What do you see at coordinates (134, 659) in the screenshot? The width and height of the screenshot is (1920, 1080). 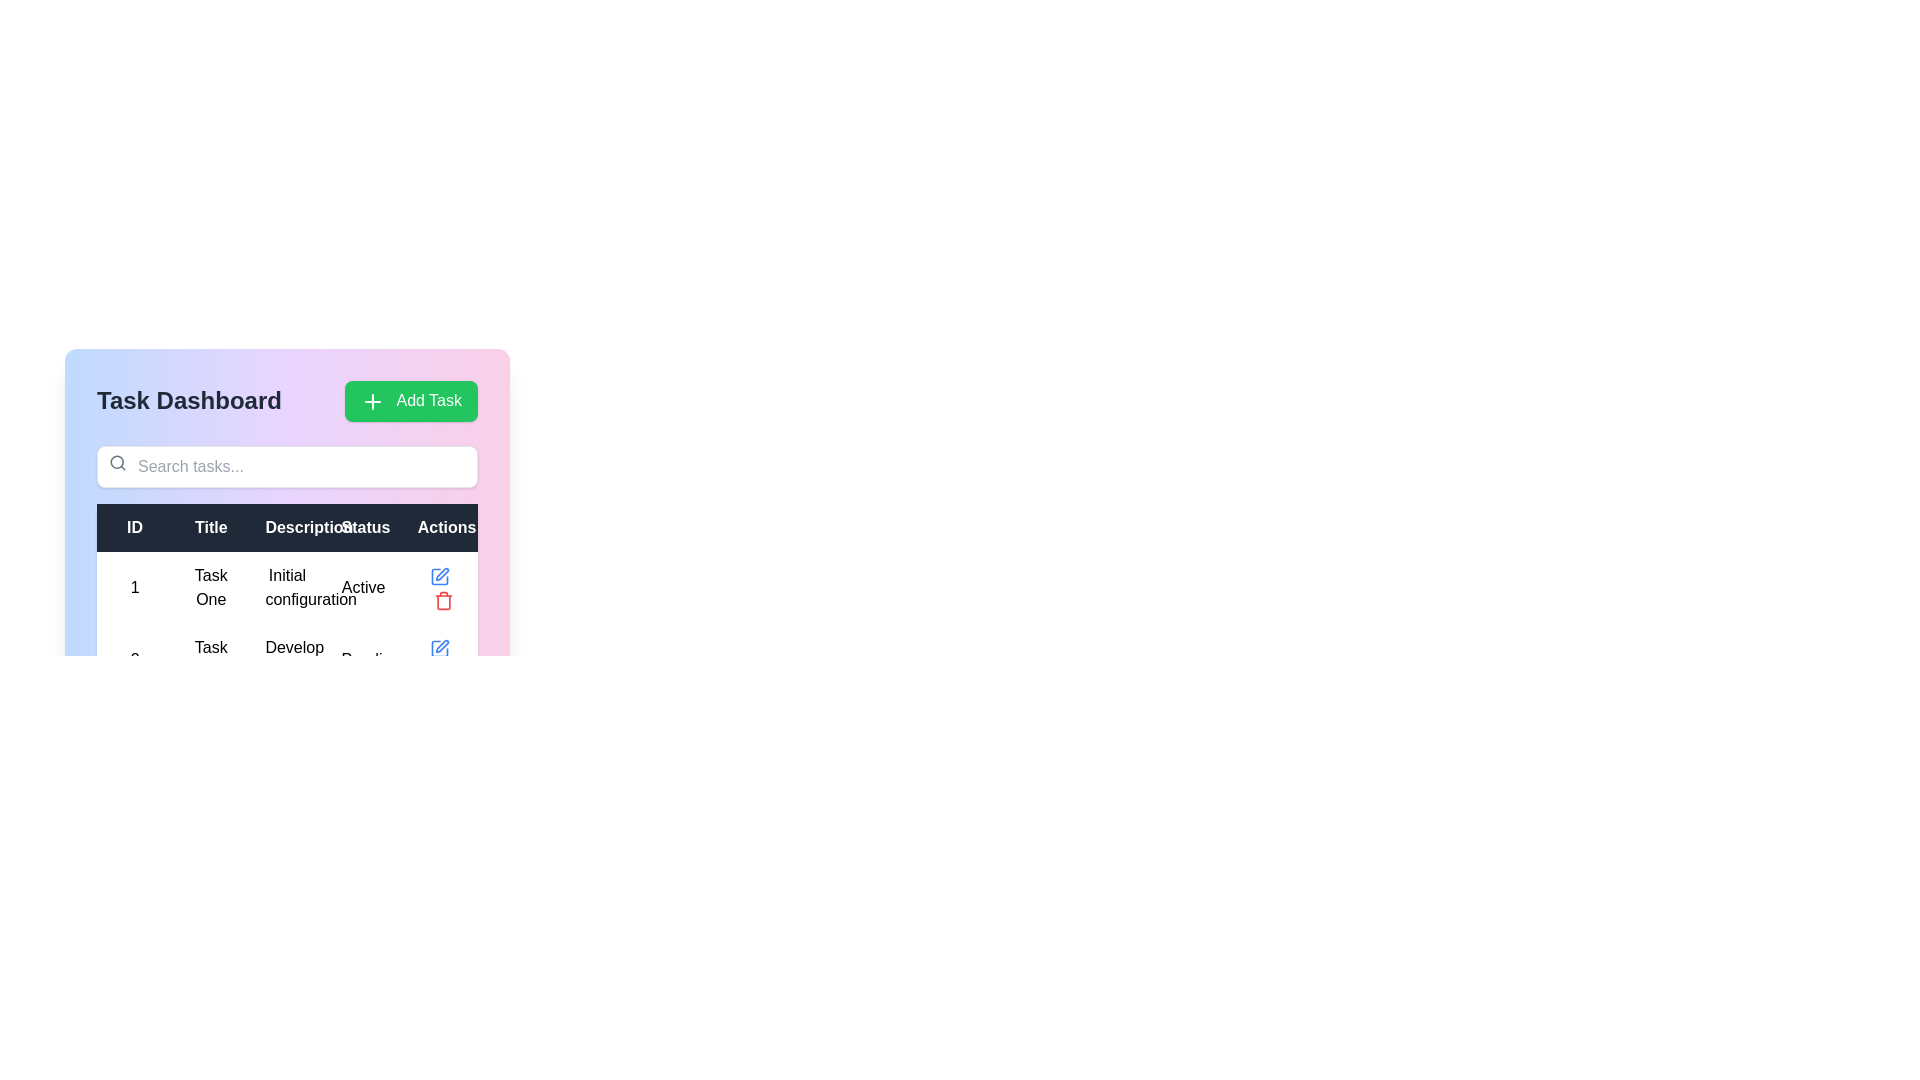 I see `value from the Label displaying the number '2' in bold, located in the first cell of the second row of the table under the 'ID' column` at bounding box center [134, 659].